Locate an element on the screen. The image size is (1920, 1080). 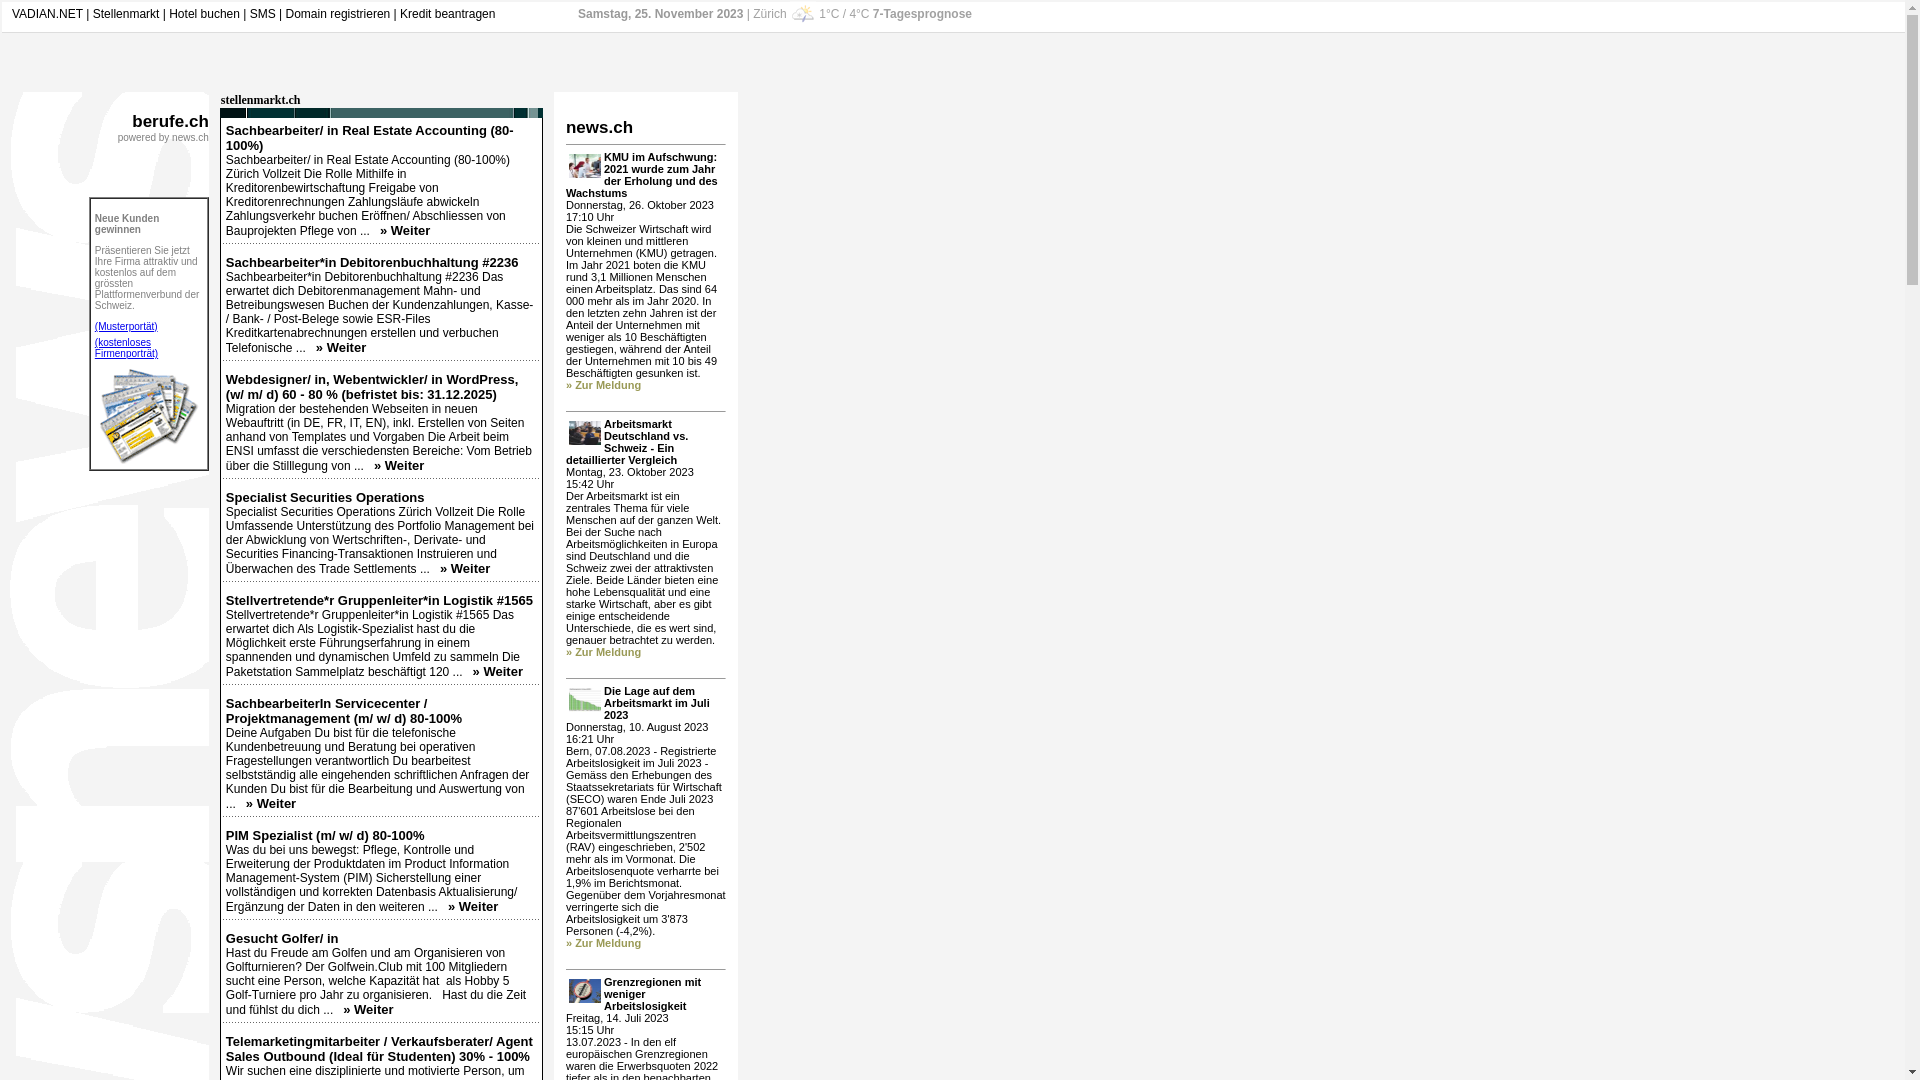
'Gesucht Golfer/ in' is located at coordinates (281, 938).